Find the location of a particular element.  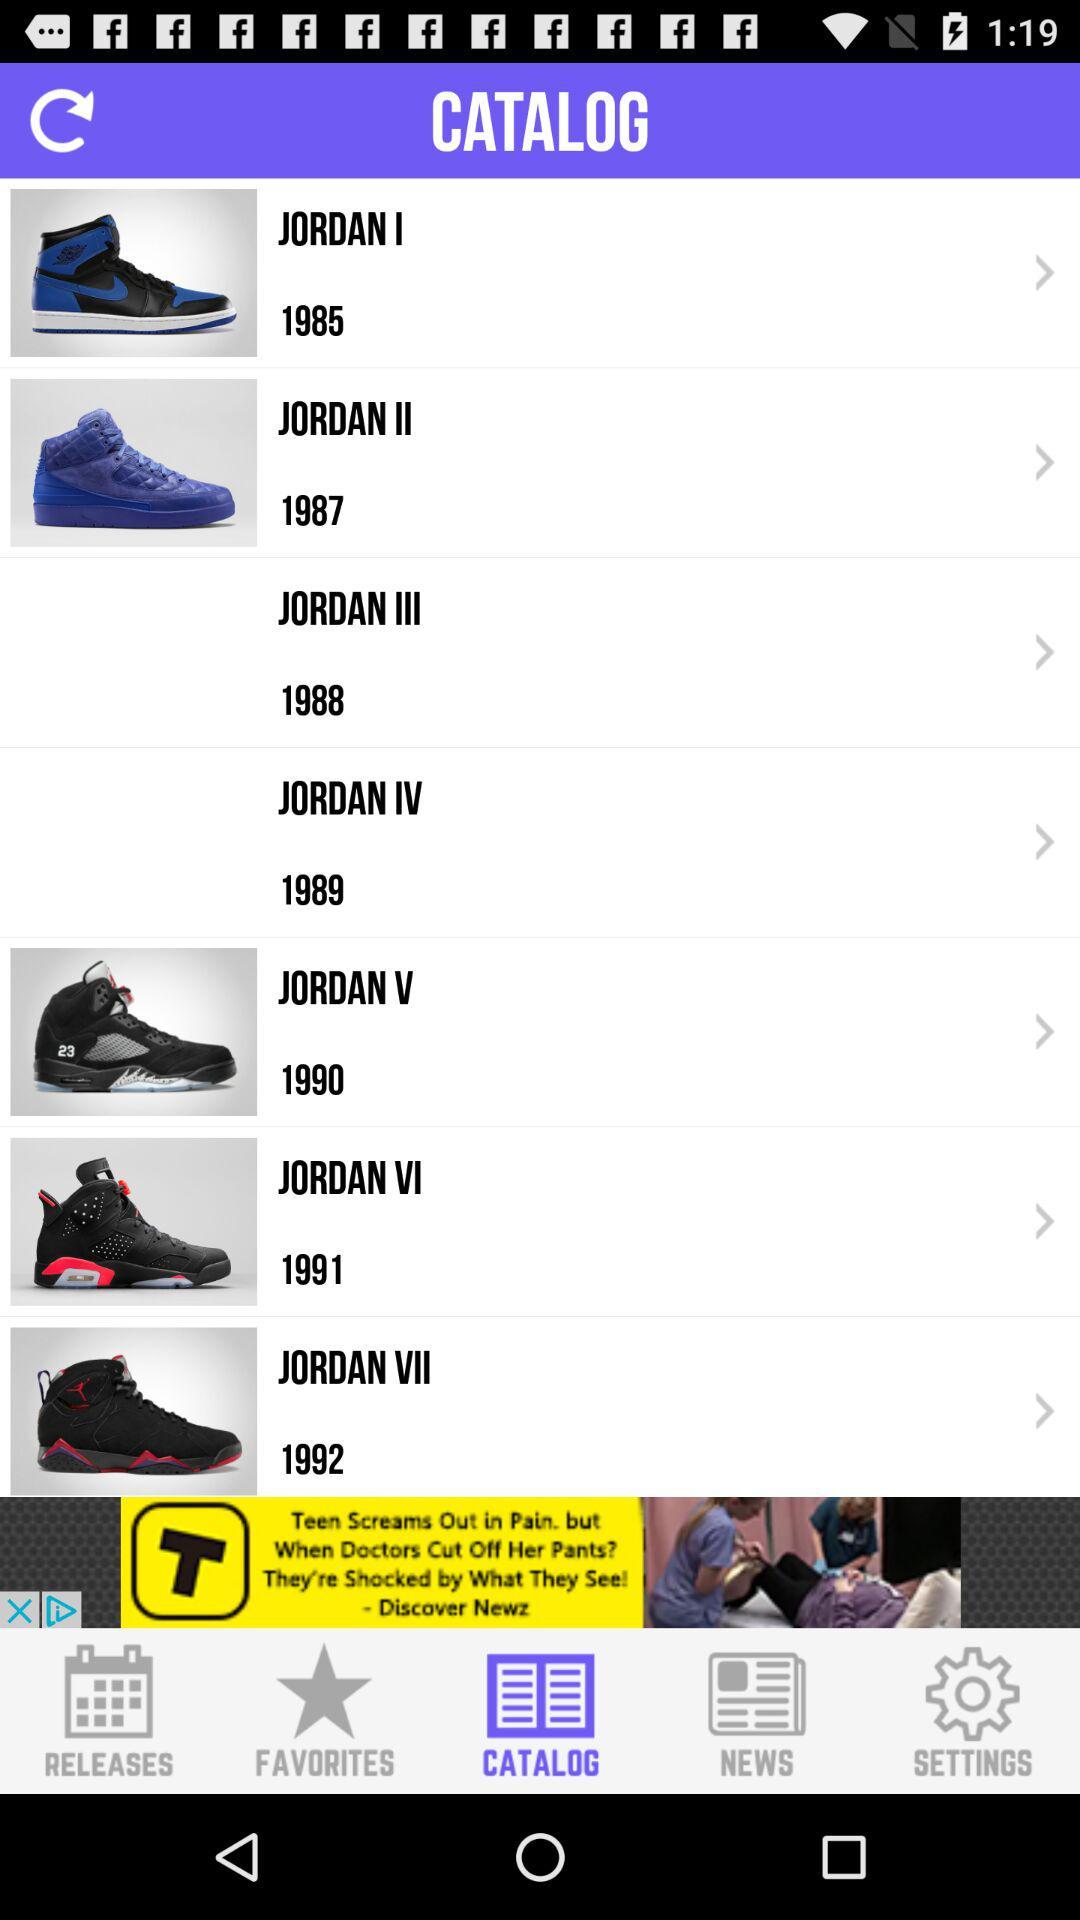

to replay is located at coordinates (60, 119).